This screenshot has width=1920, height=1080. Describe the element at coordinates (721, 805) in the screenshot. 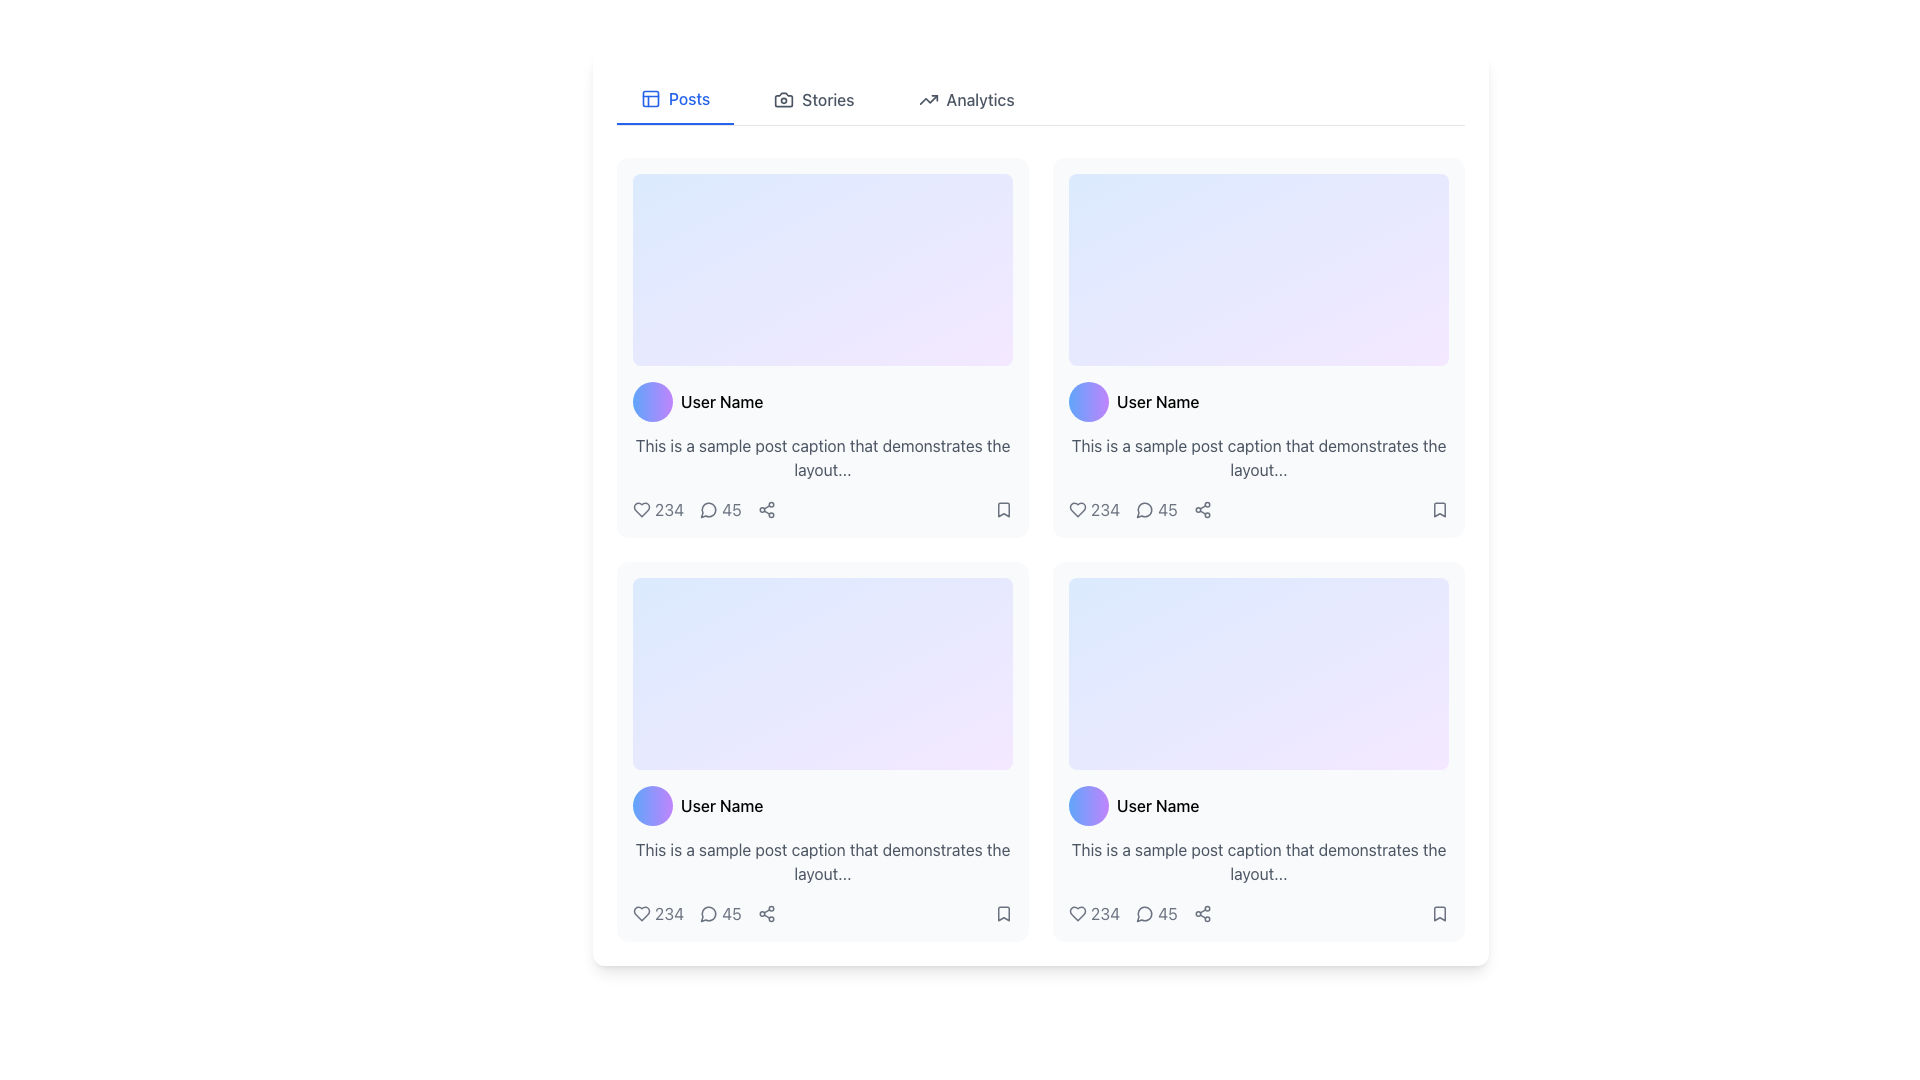

I see `text content of the 'User Name' label, which is a medium font weight text styled in black, located to the right of a circular gradient-colored avatar icon` at that location.